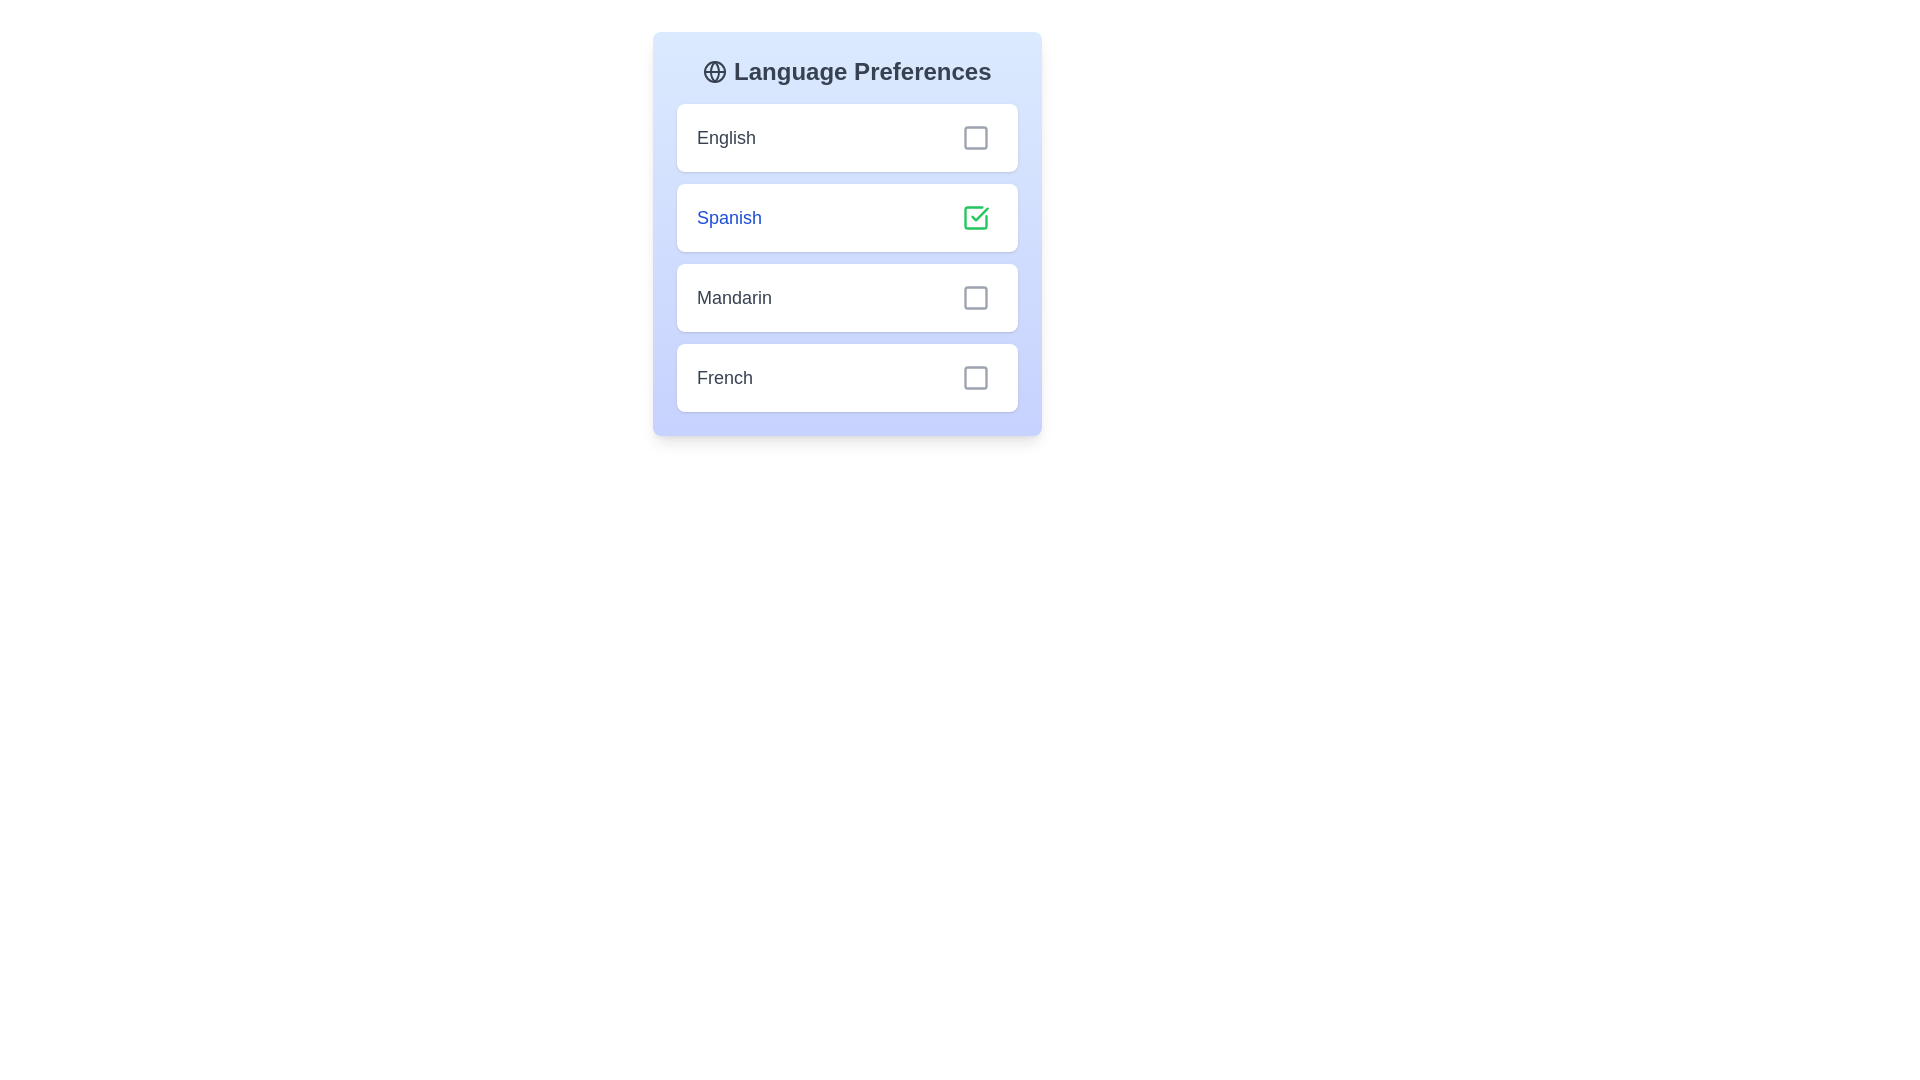 The image size is (1920, 1080). I want to click on the checkbox located to the right of the 'Mandarin' text label, so click(975, 297).